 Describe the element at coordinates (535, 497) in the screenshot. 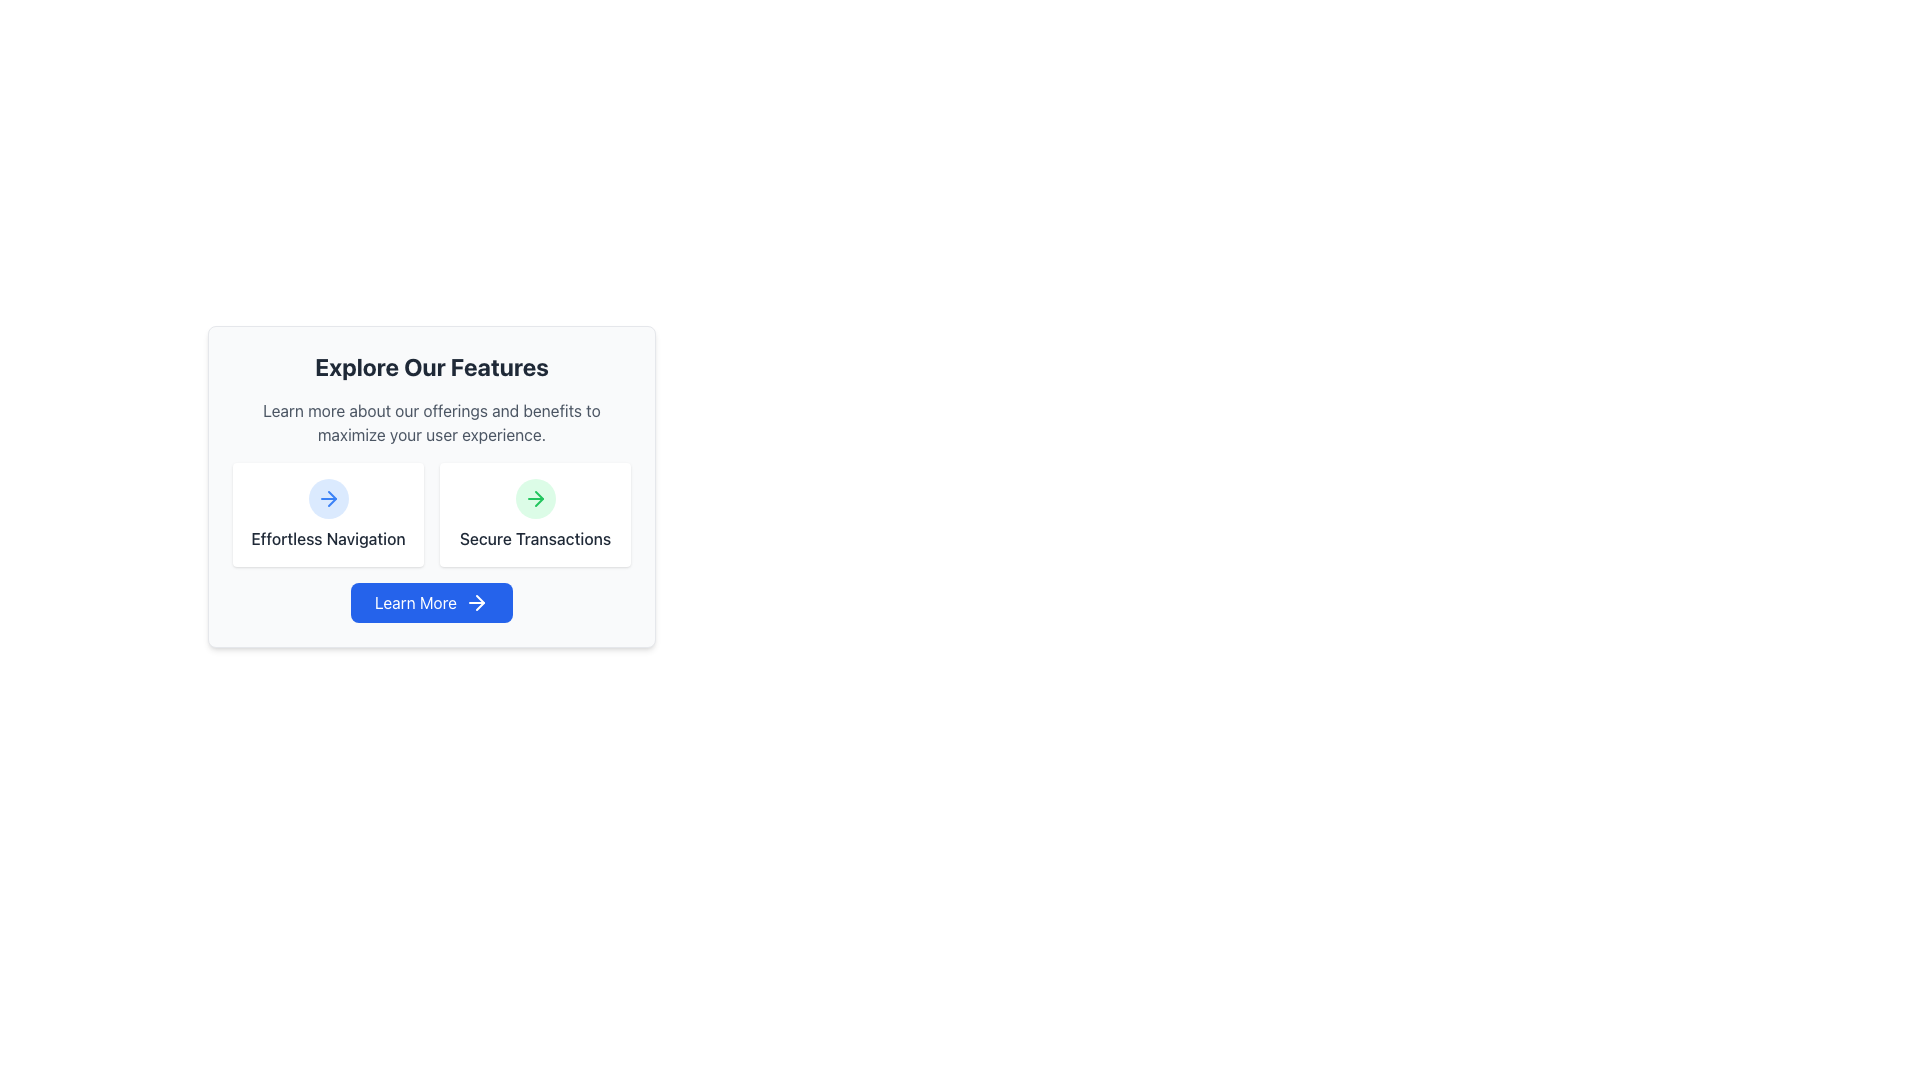

I see `the rightward arrow icon with a green outline and white interior located in the second row under the 'Secure Transactions' section` at that location.